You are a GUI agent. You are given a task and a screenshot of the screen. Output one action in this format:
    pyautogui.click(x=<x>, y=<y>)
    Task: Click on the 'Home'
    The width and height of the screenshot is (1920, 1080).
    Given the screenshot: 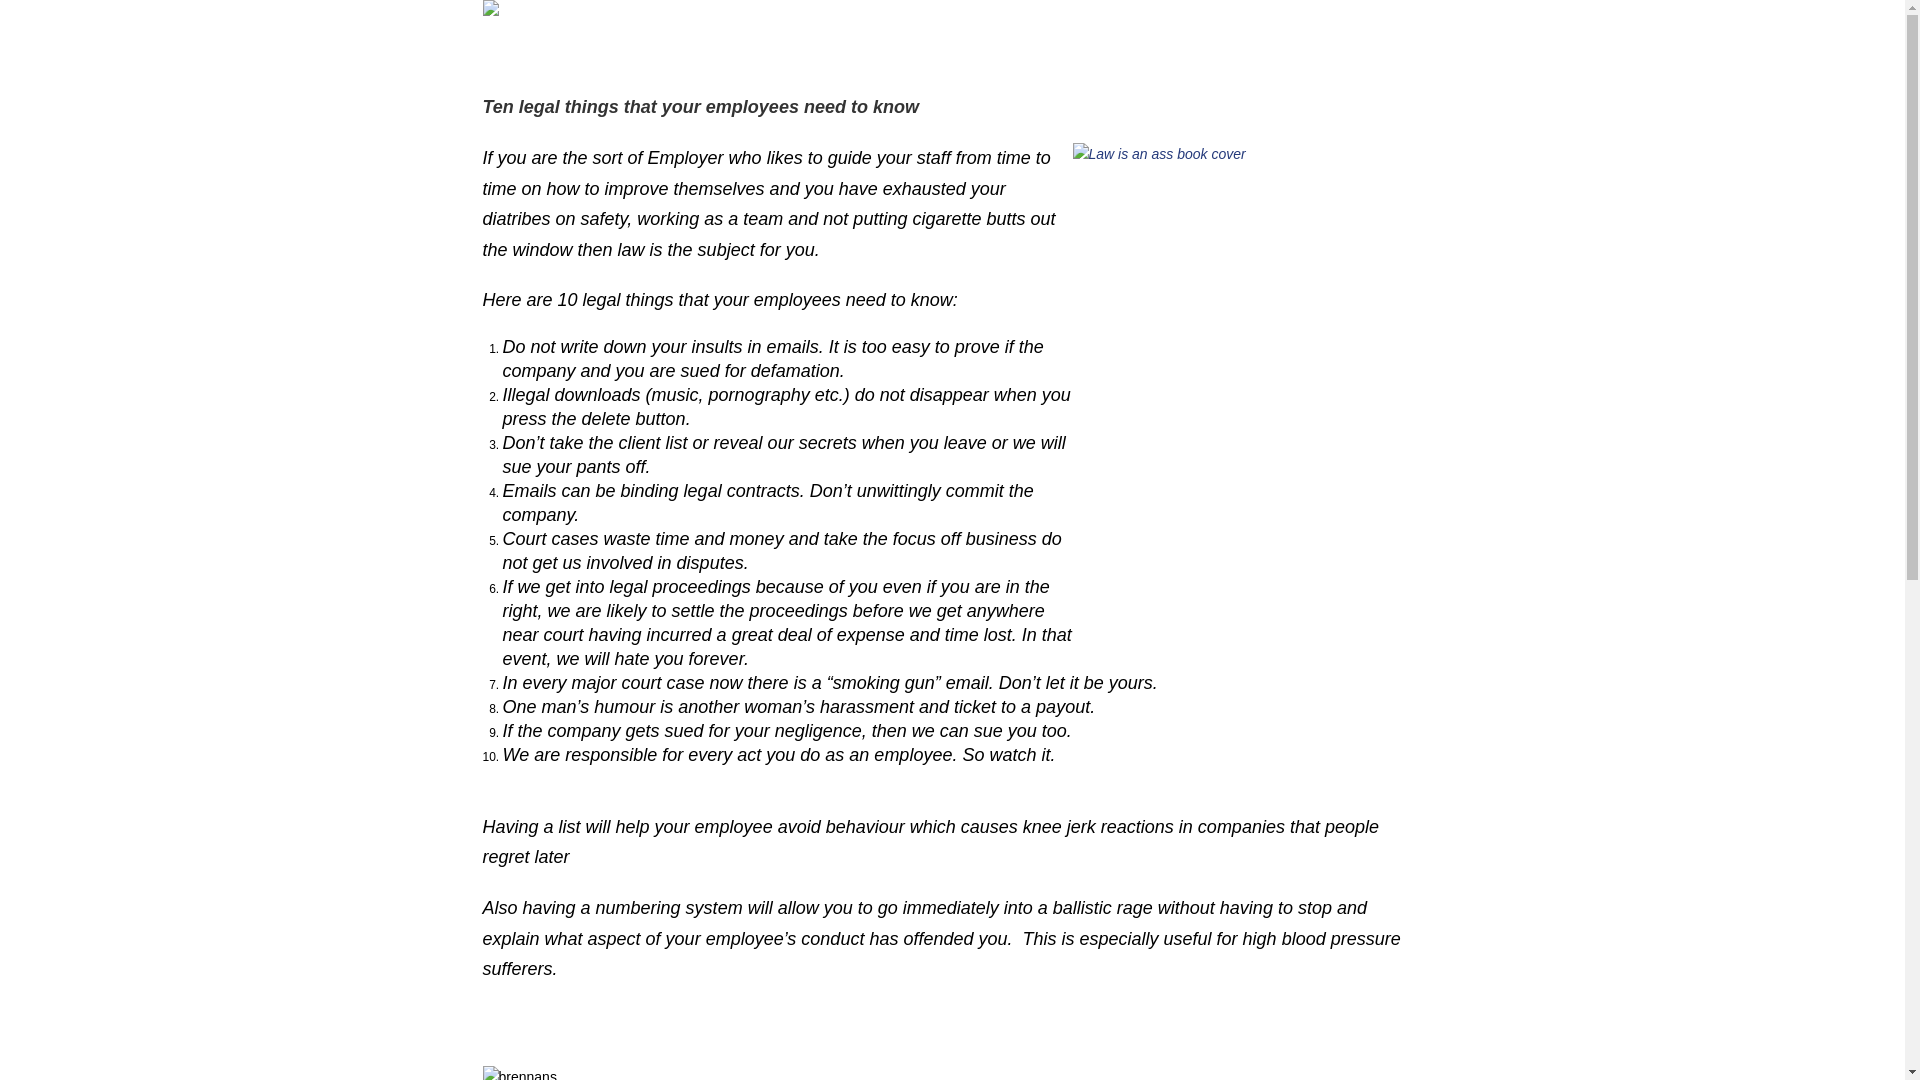 What is the action you would take?
    pyautogui.click(x=589, y=42)
    